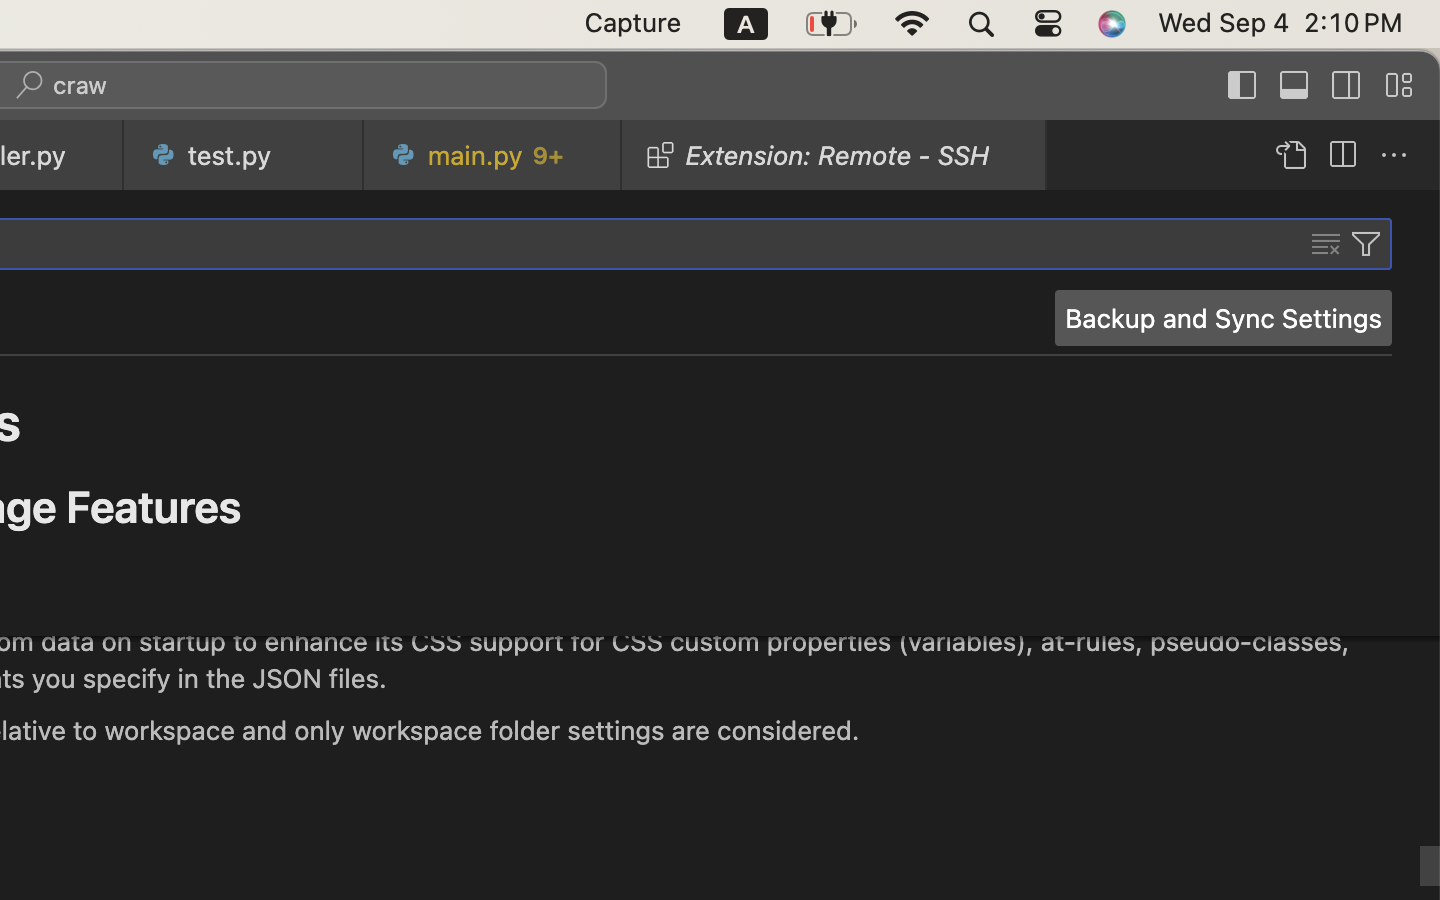 This screenshot has height=900, width=1440. I want to click on '', so click(1294, 85).